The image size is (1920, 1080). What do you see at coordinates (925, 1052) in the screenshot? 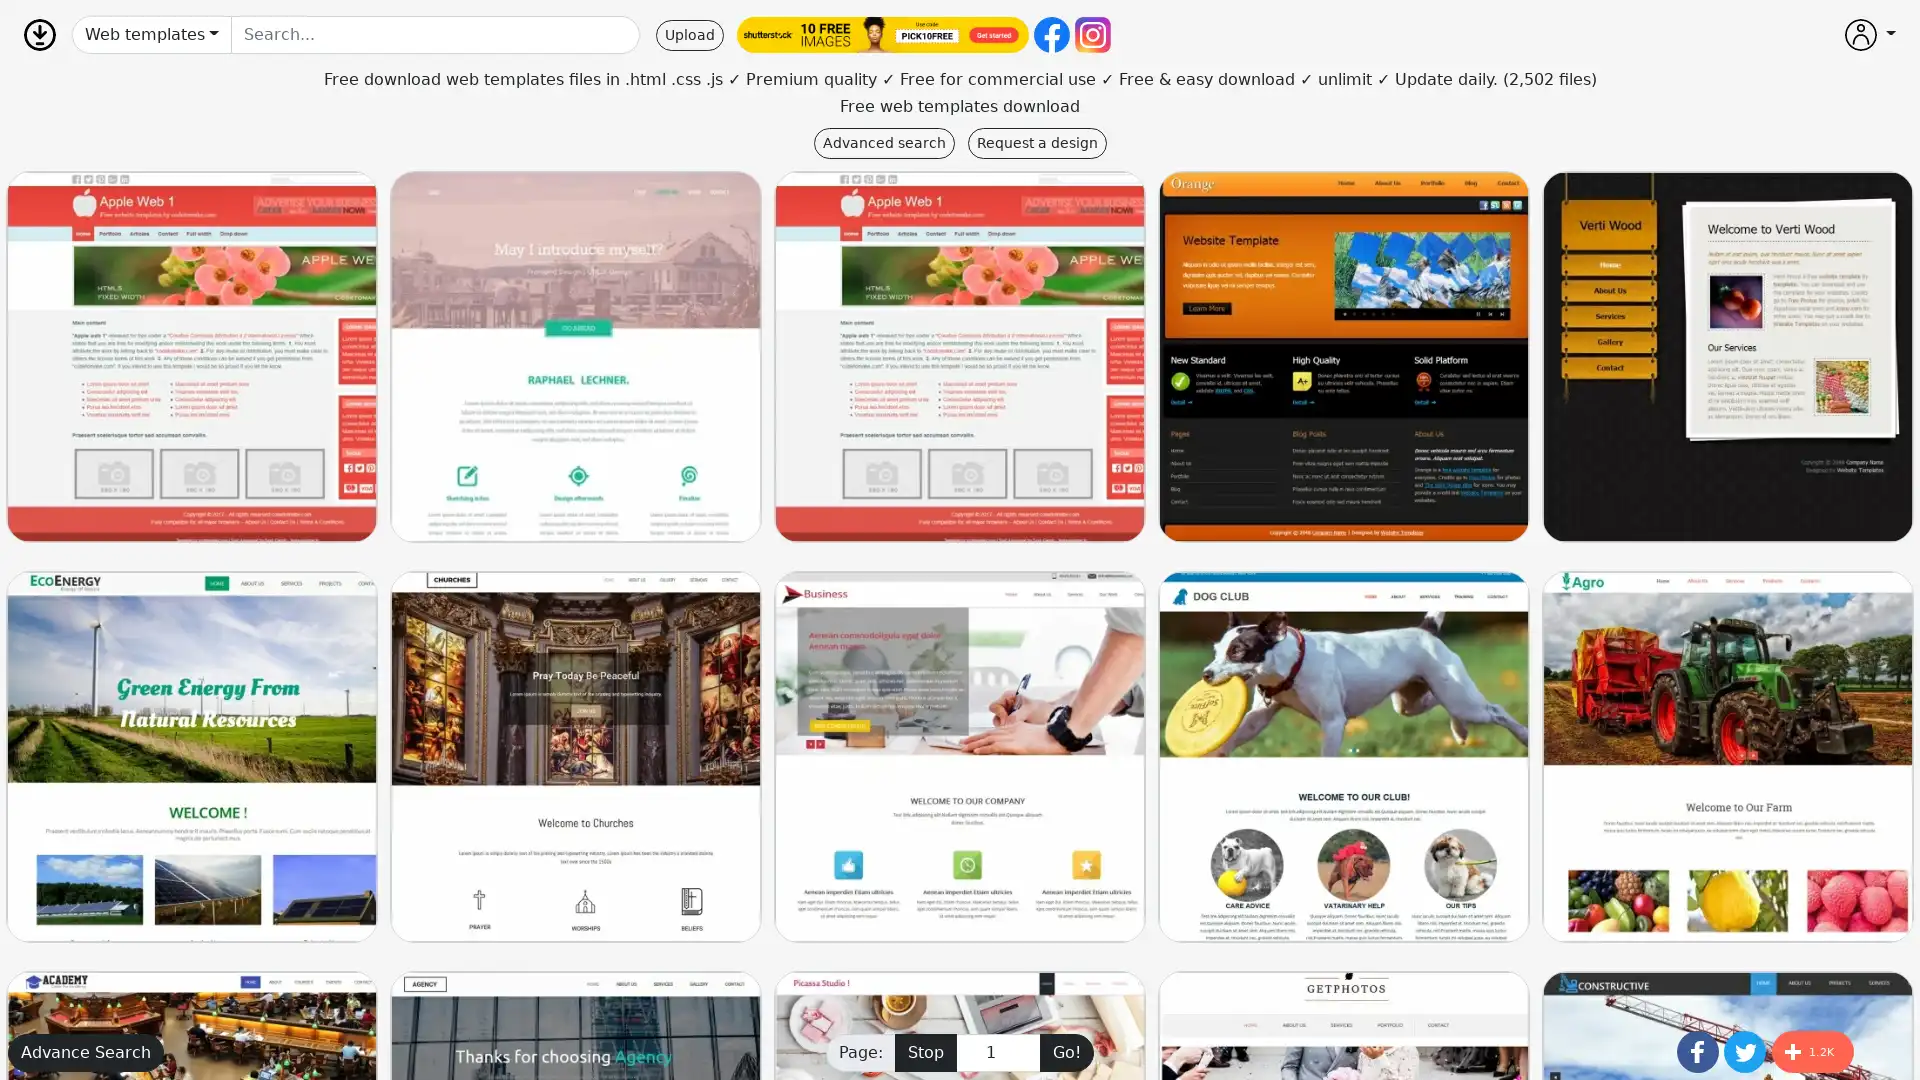
I see `Stop` at bounding box center [925, 1052].